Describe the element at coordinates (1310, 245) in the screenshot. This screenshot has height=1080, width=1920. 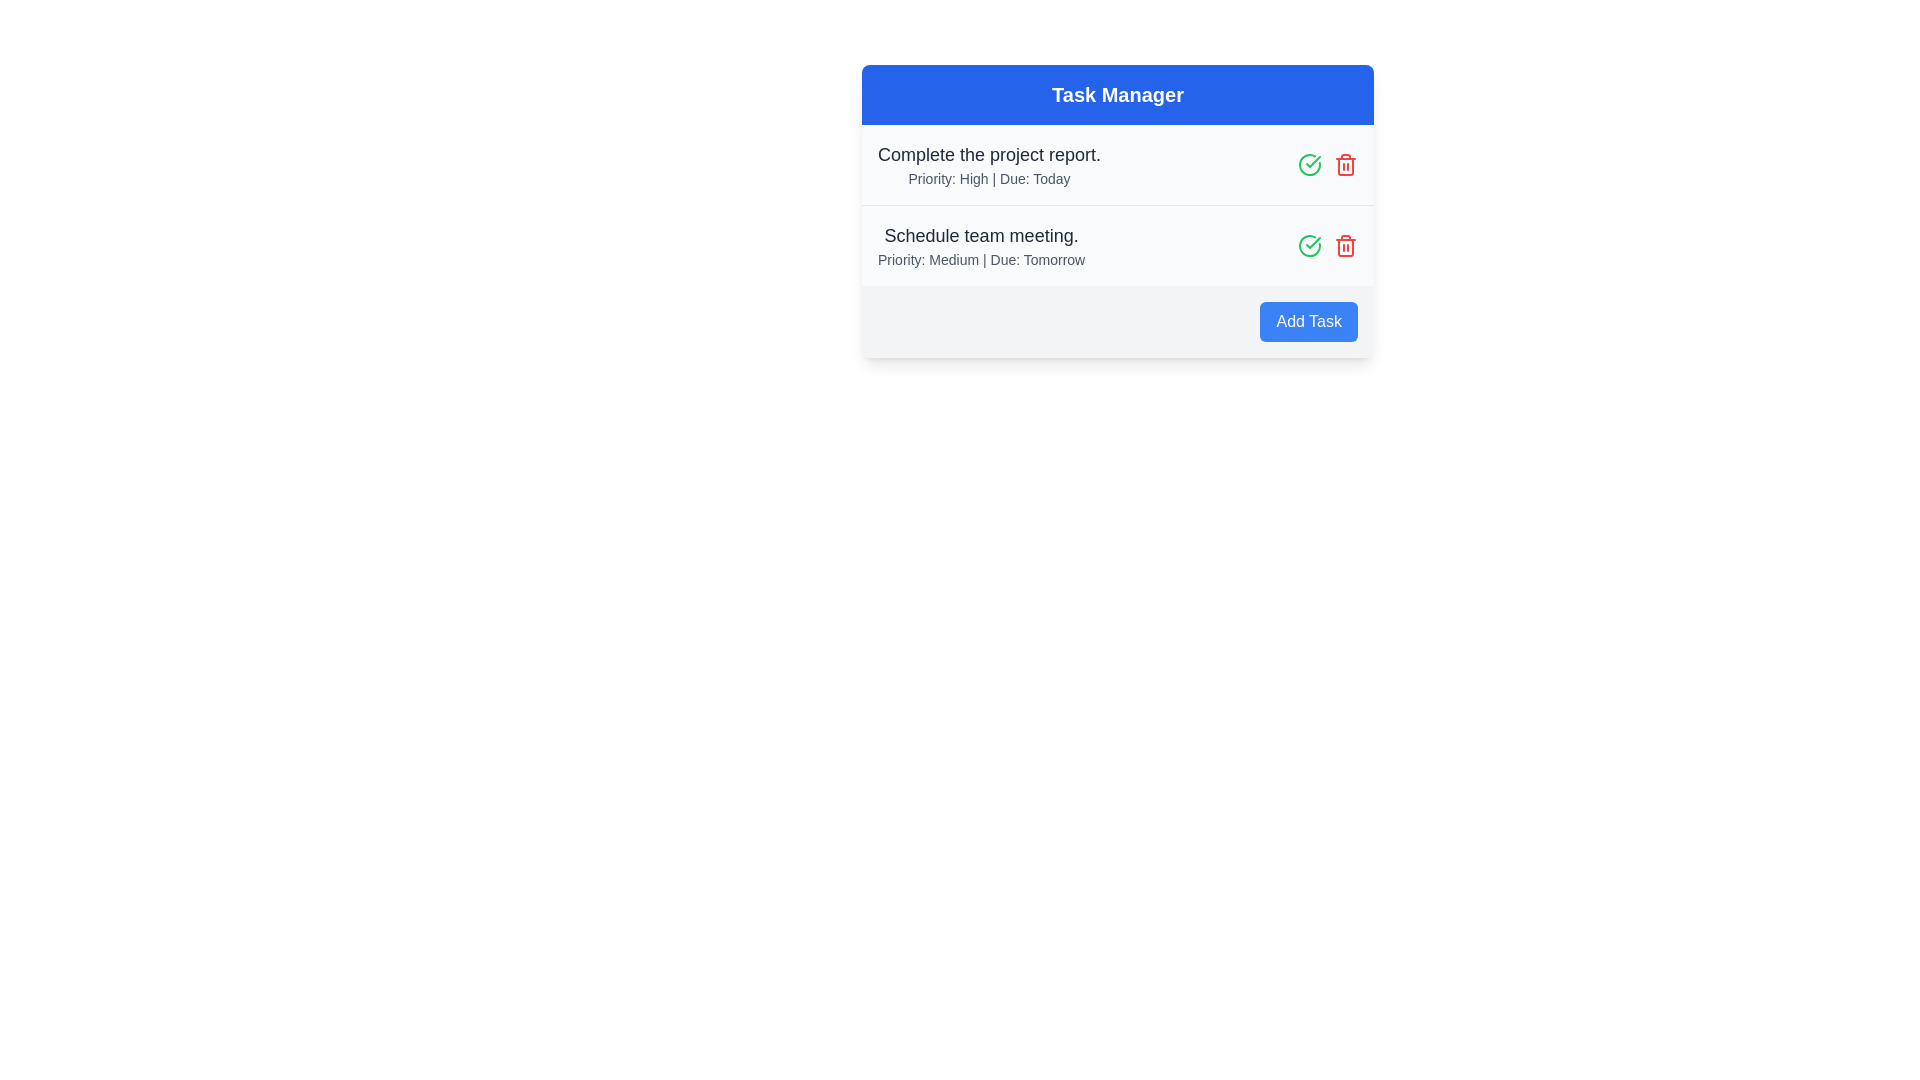
I see `the circular green icon with a check mark inside to mark the task as complete` at that location.